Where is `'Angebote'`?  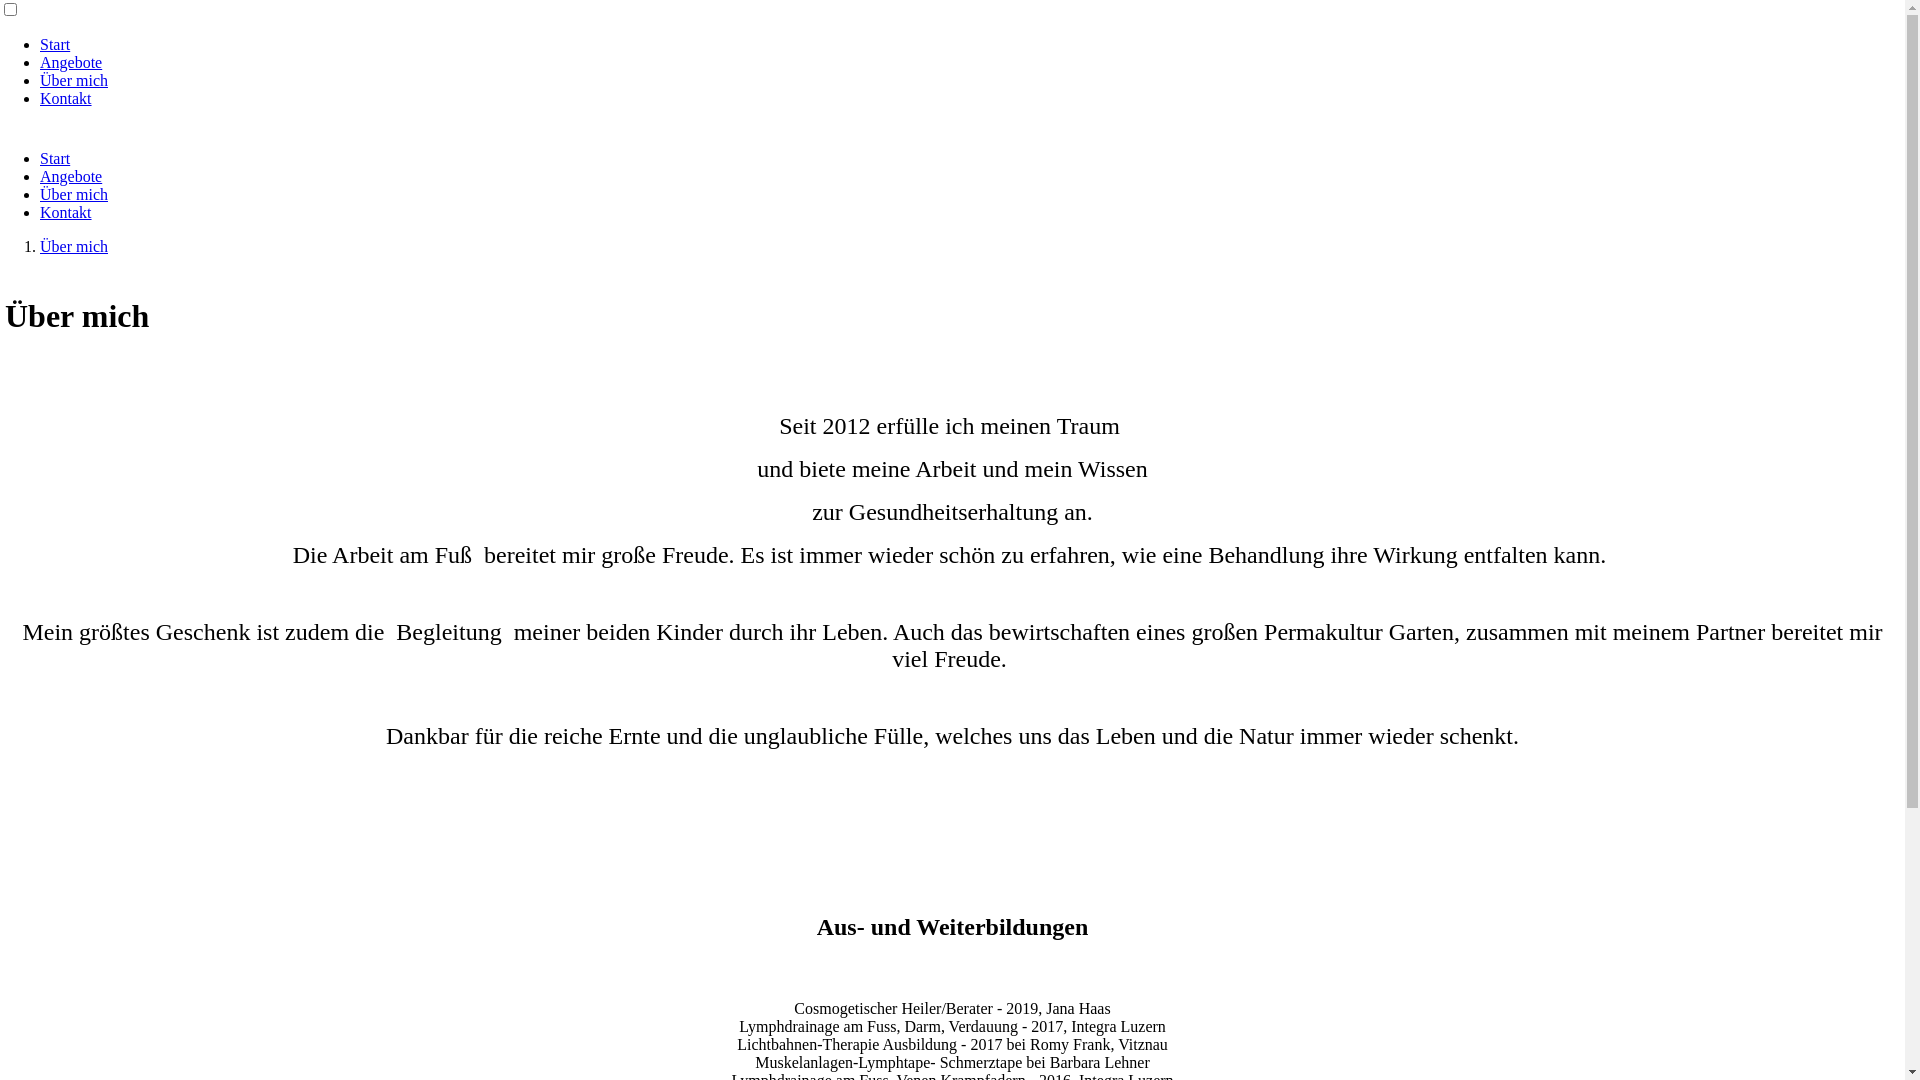 'Angebote' is located at coordinates (71, 175).